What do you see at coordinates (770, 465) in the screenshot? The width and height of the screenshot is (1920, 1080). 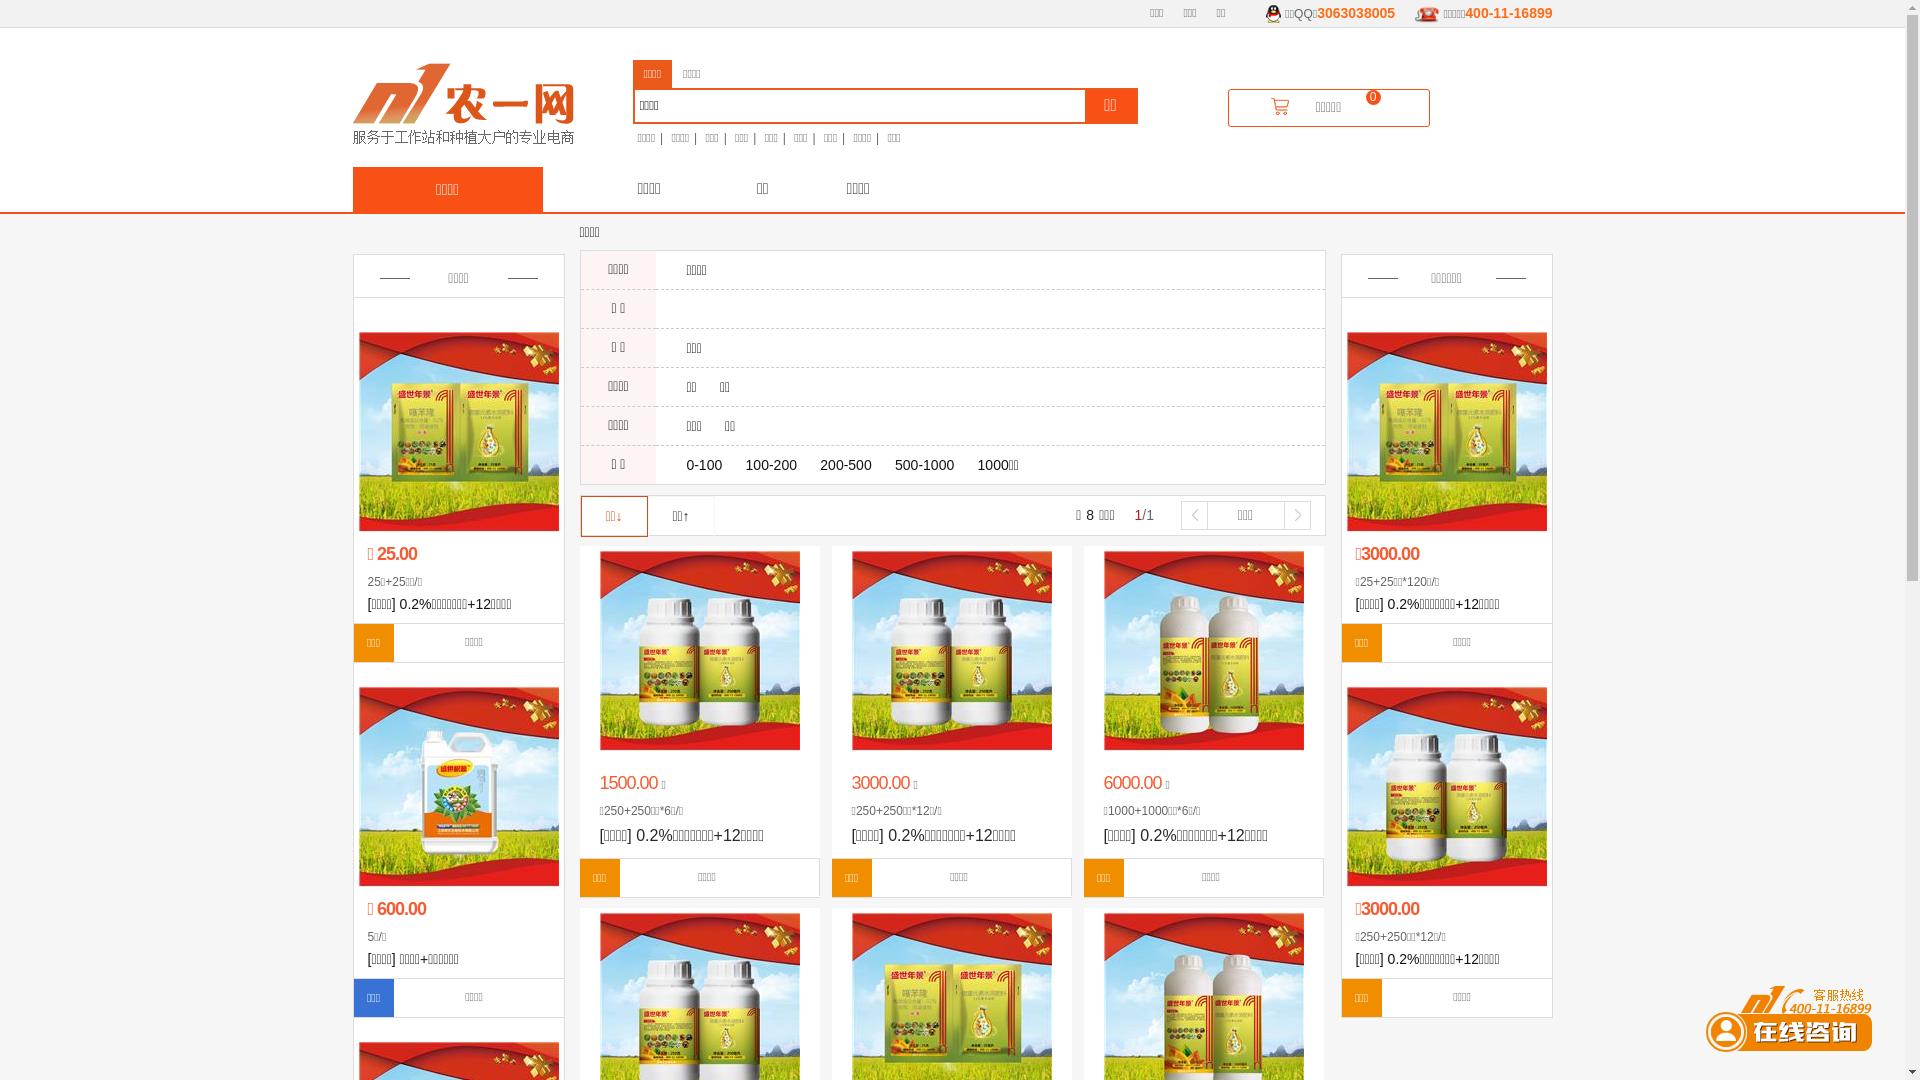 I see `'100-200'` at bounding box center [770, 465].